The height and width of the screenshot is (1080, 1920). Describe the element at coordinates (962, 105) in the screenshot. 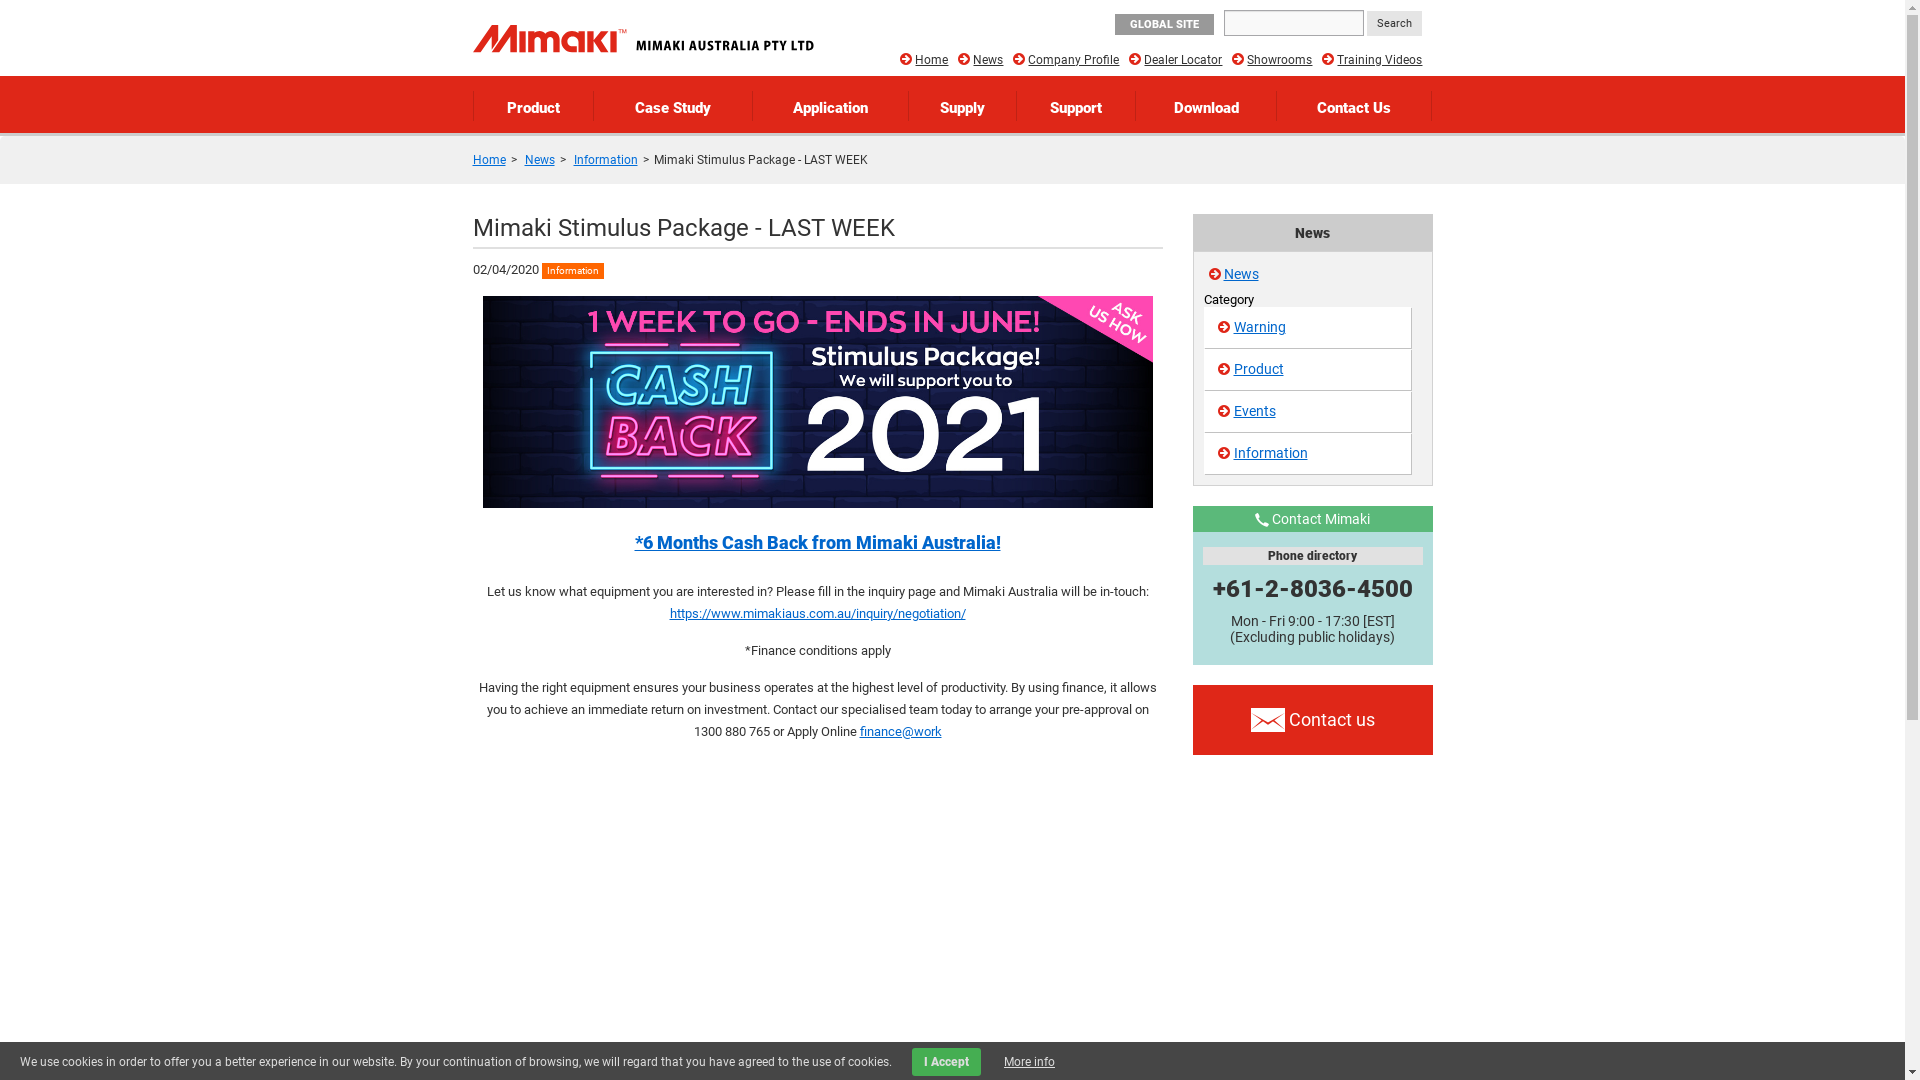

I see `'Supply'` at that location.